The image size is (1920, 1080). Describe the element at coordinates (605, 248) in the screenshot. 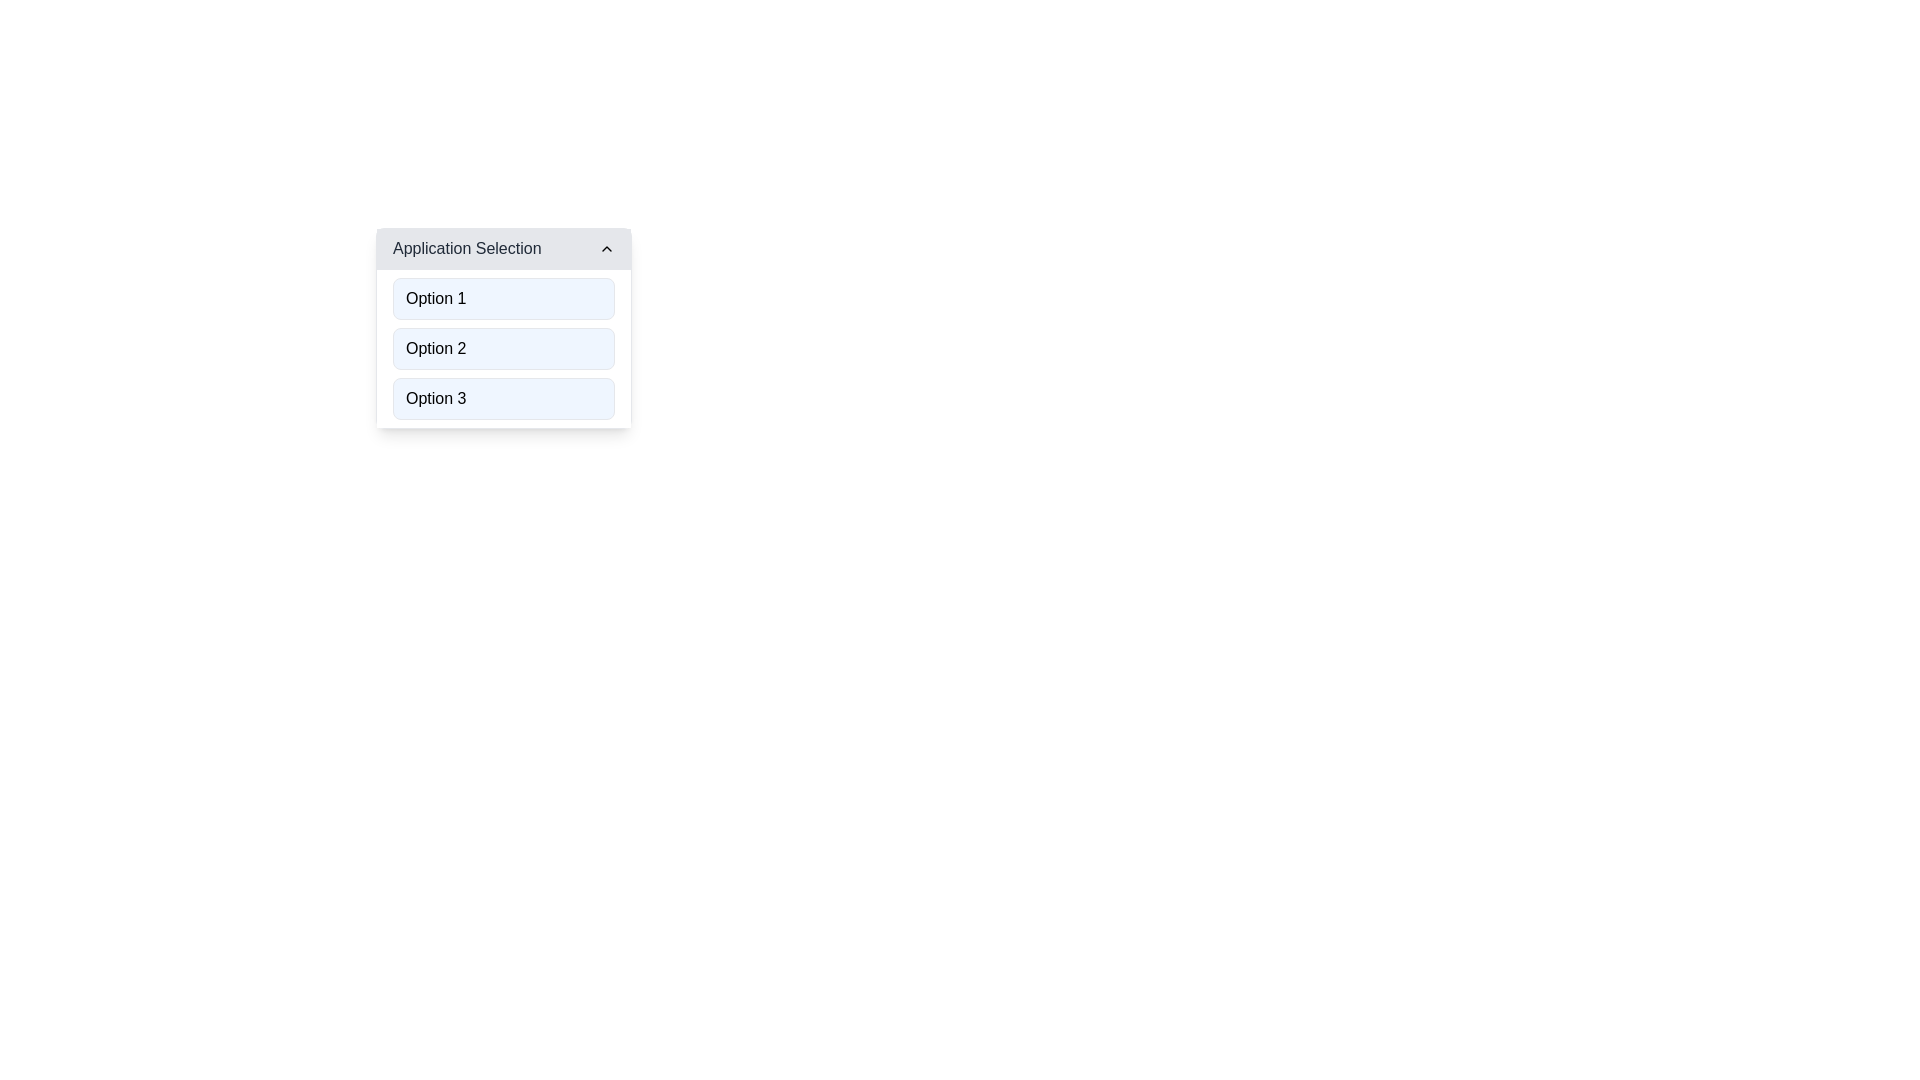

I see `the small up arrow Chevron Icon located in the top right corner of the 'Application Selection' header bar` at that location.